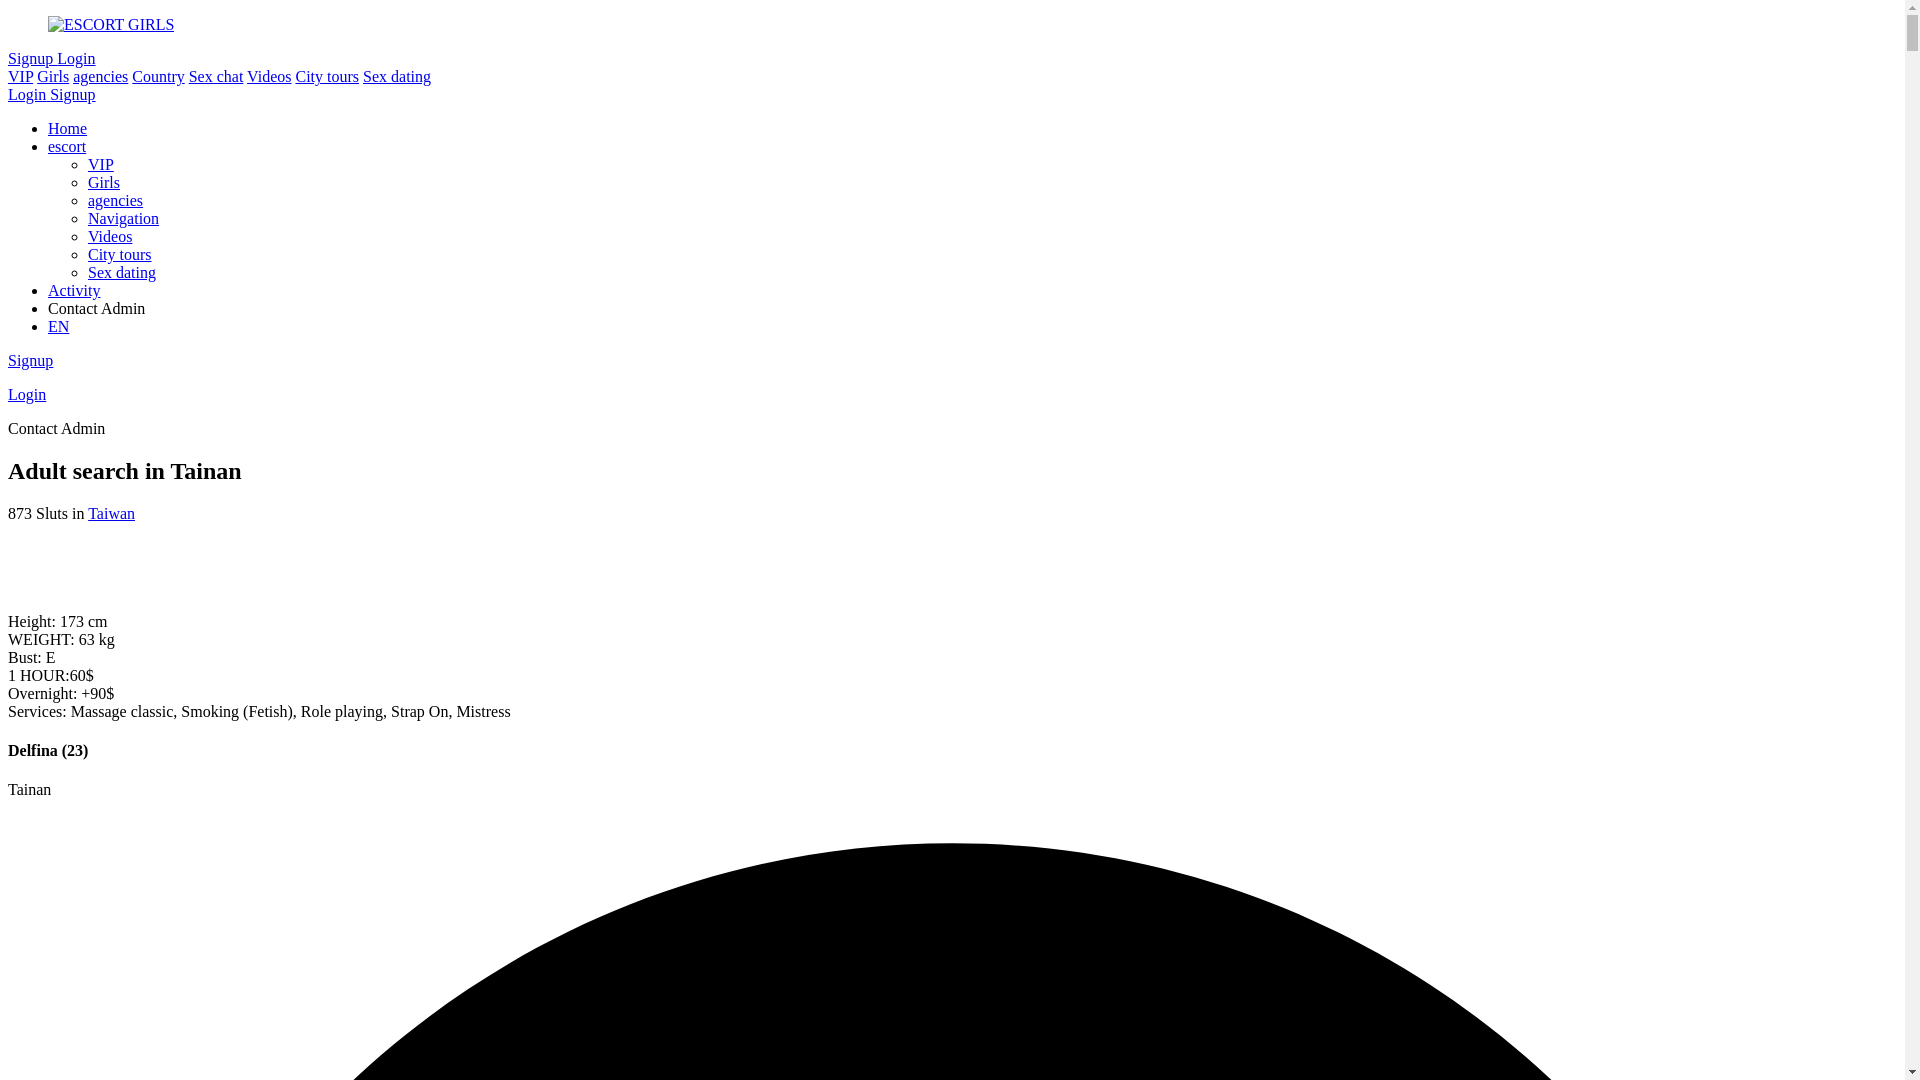  I want to click on 'Videos', so click(267, 75).